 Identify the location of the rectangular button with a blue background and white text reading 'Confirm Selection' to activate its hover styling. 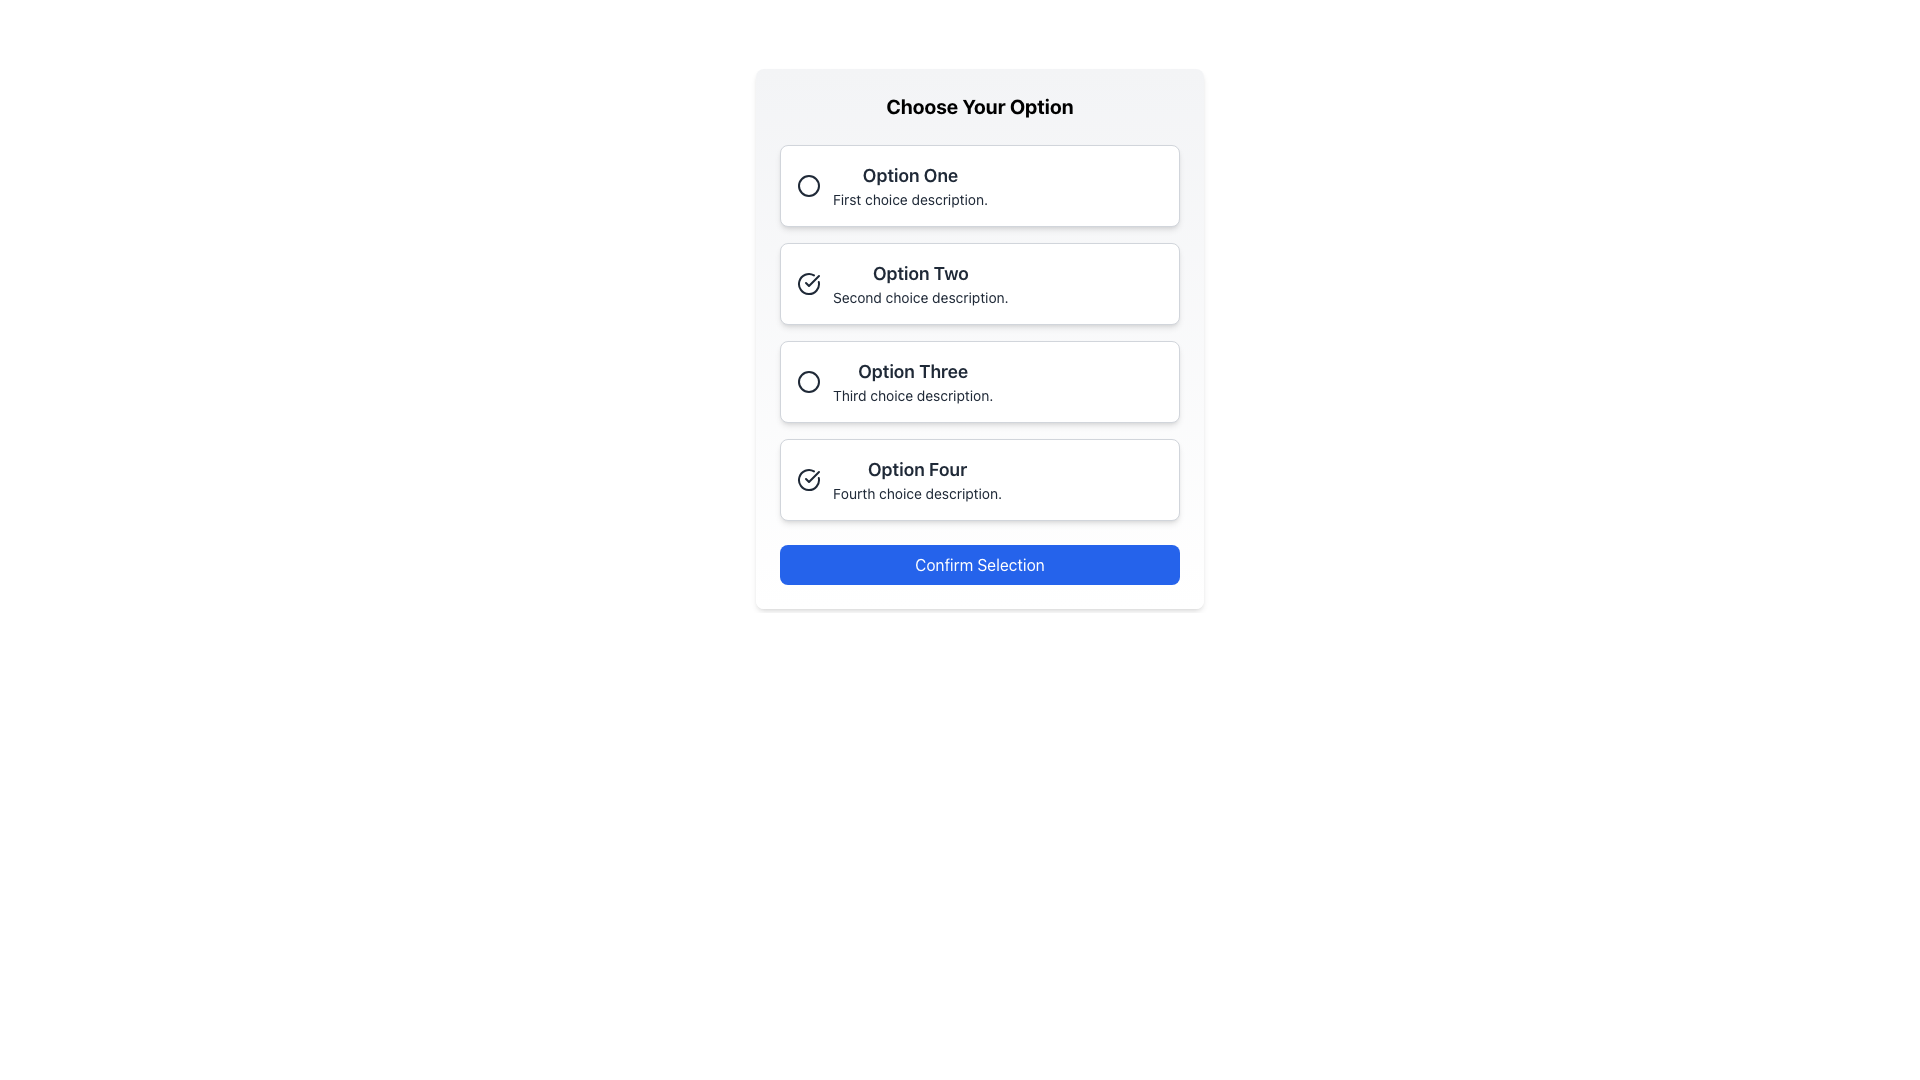
(979, 564).